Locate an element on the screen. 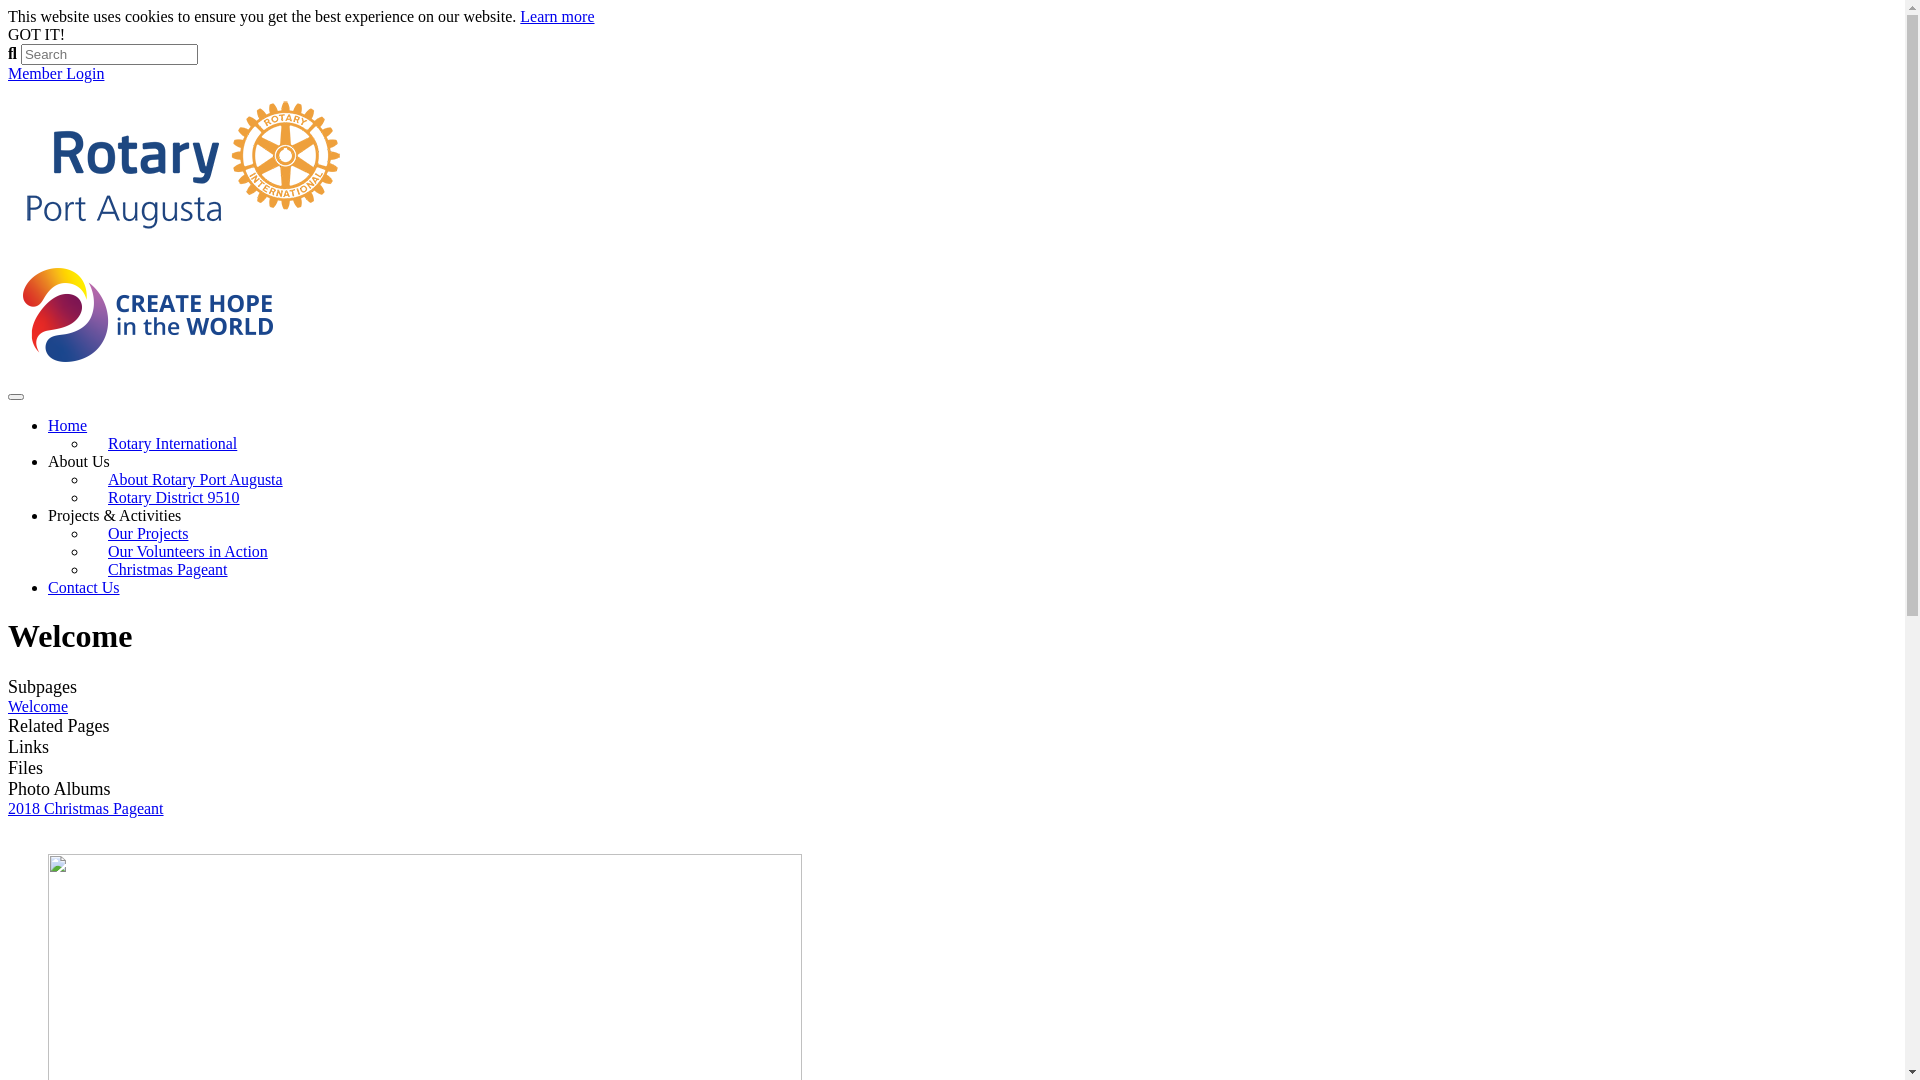 Image resolution: width=1920 pixels, height=1080 pixels. 'GOT IT!' is located at coordinates (36, 34).